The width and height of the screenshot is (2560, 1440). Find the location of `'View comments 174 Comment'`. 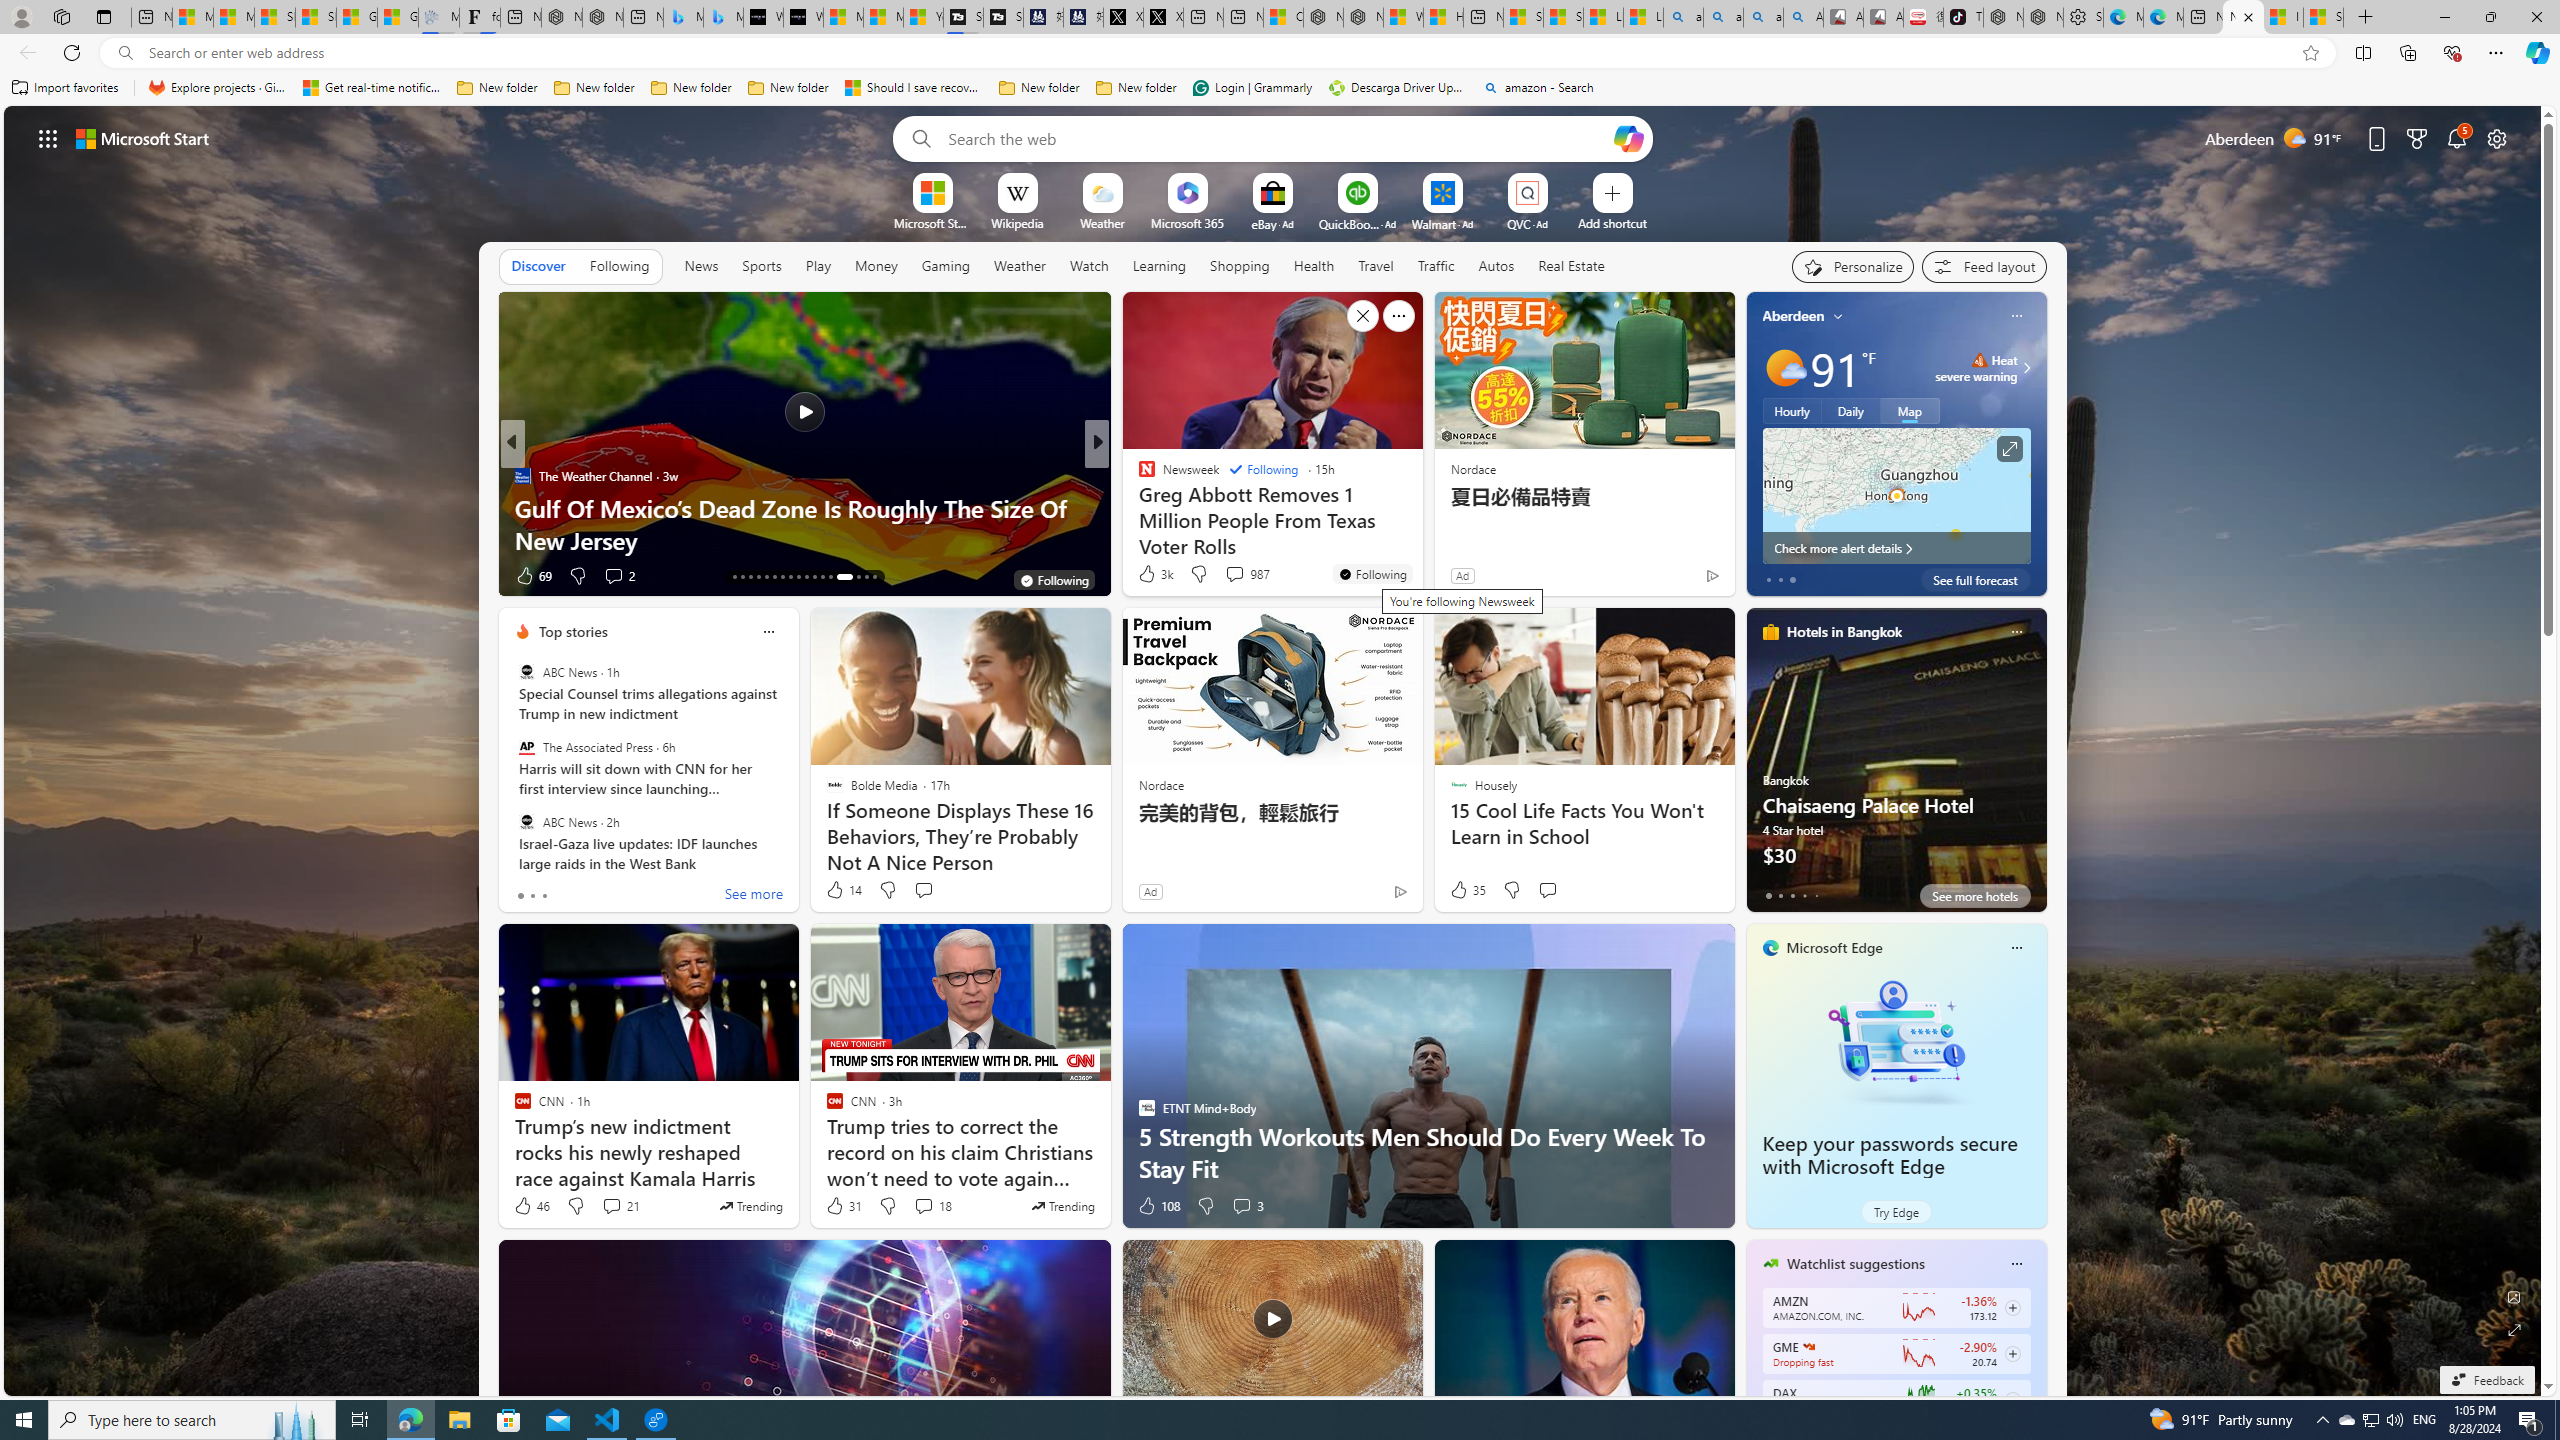

'View comments 174 Comment' is located at coordinates (11, 574).